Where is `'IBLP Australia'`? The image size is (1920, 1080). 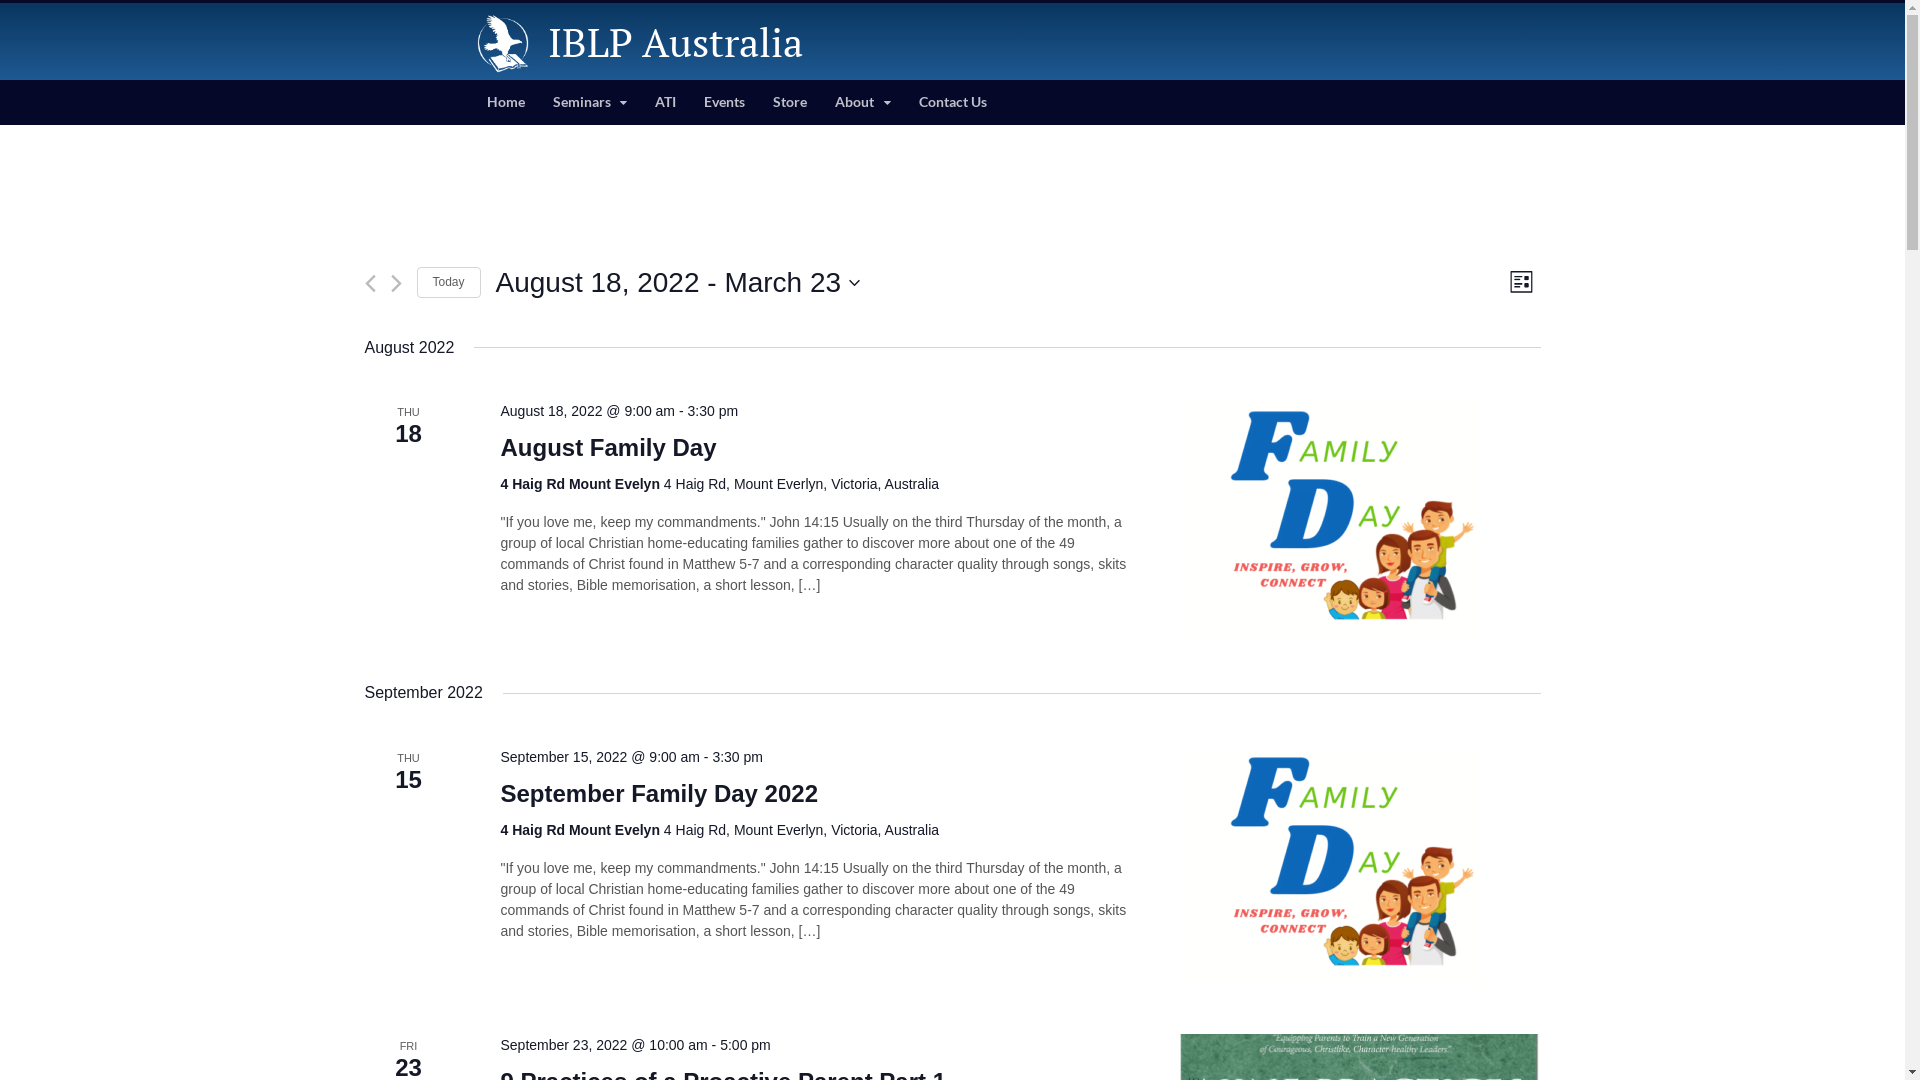 'IBLP Australia' is located at coordinates (675, 41).